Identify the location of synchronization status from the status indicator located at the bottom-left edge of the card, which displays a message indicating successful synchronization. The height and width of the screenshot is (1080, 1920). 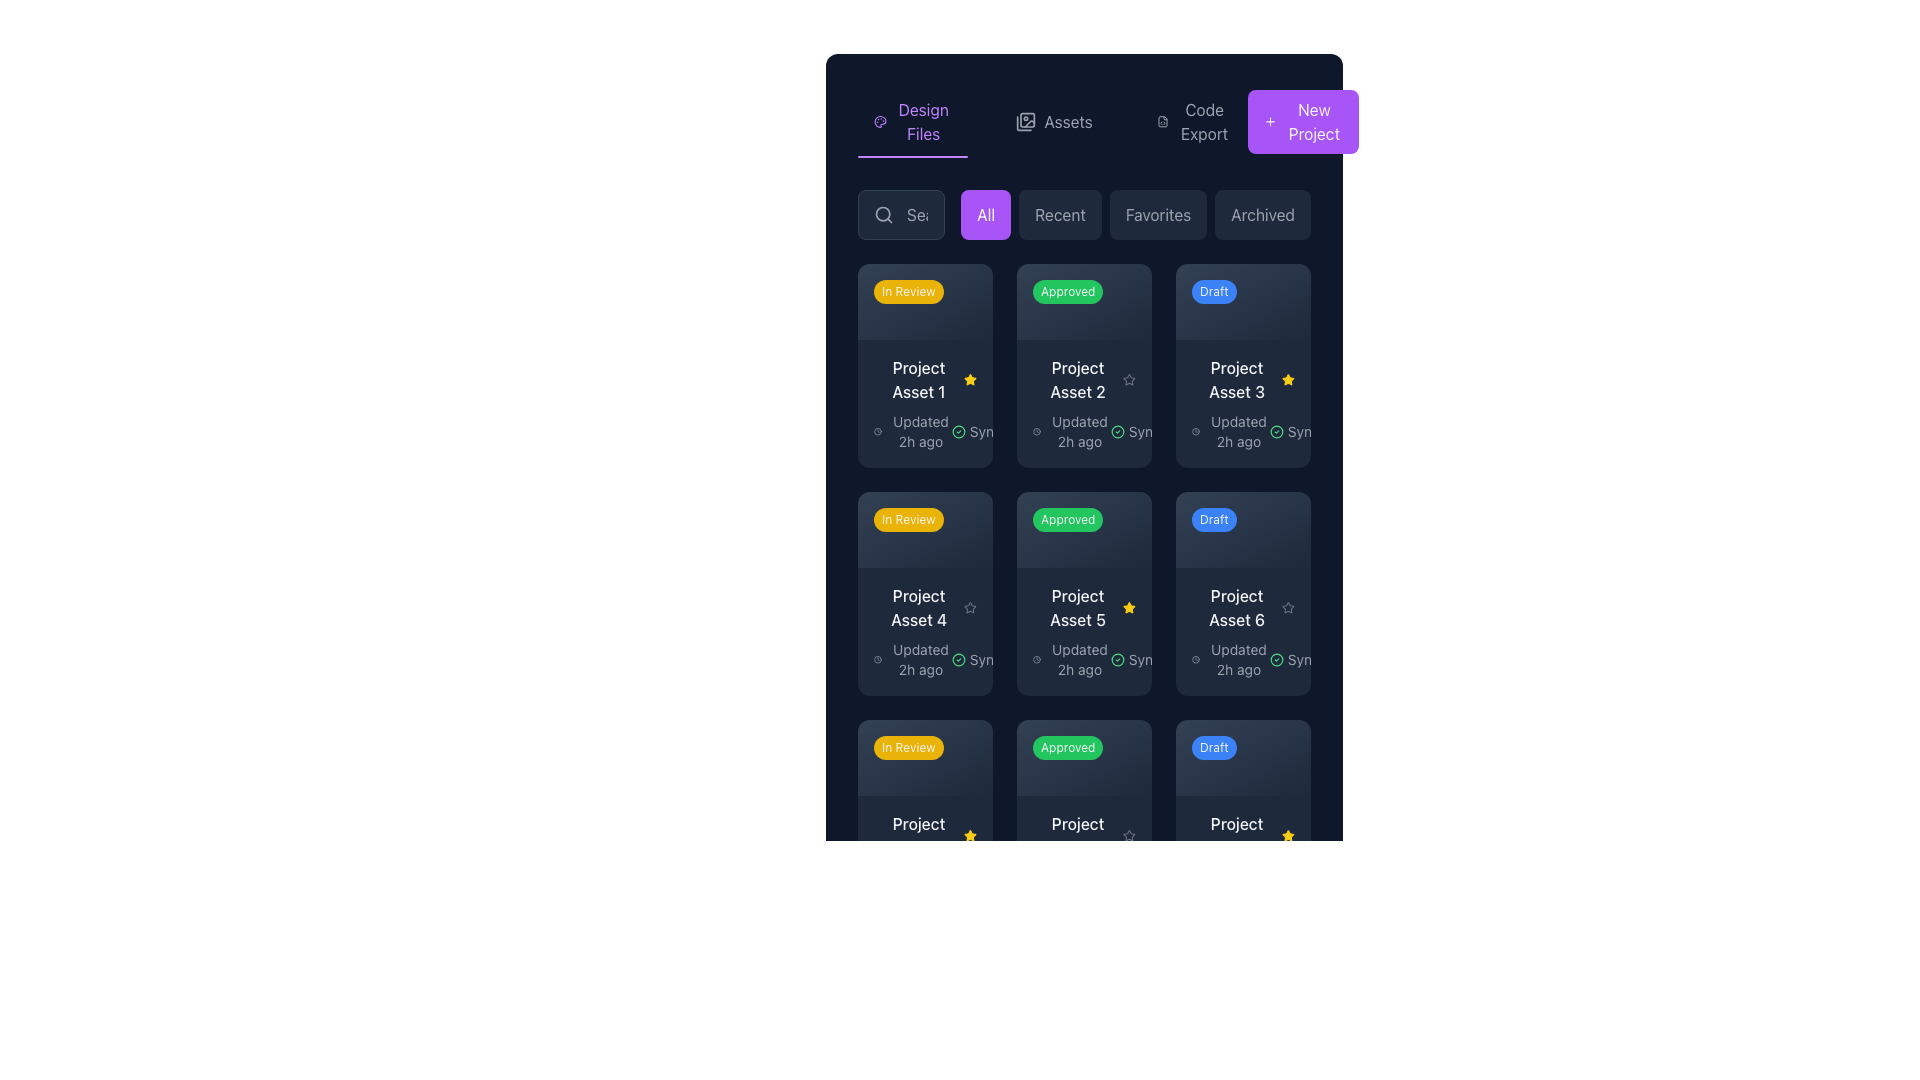
(984, 430).